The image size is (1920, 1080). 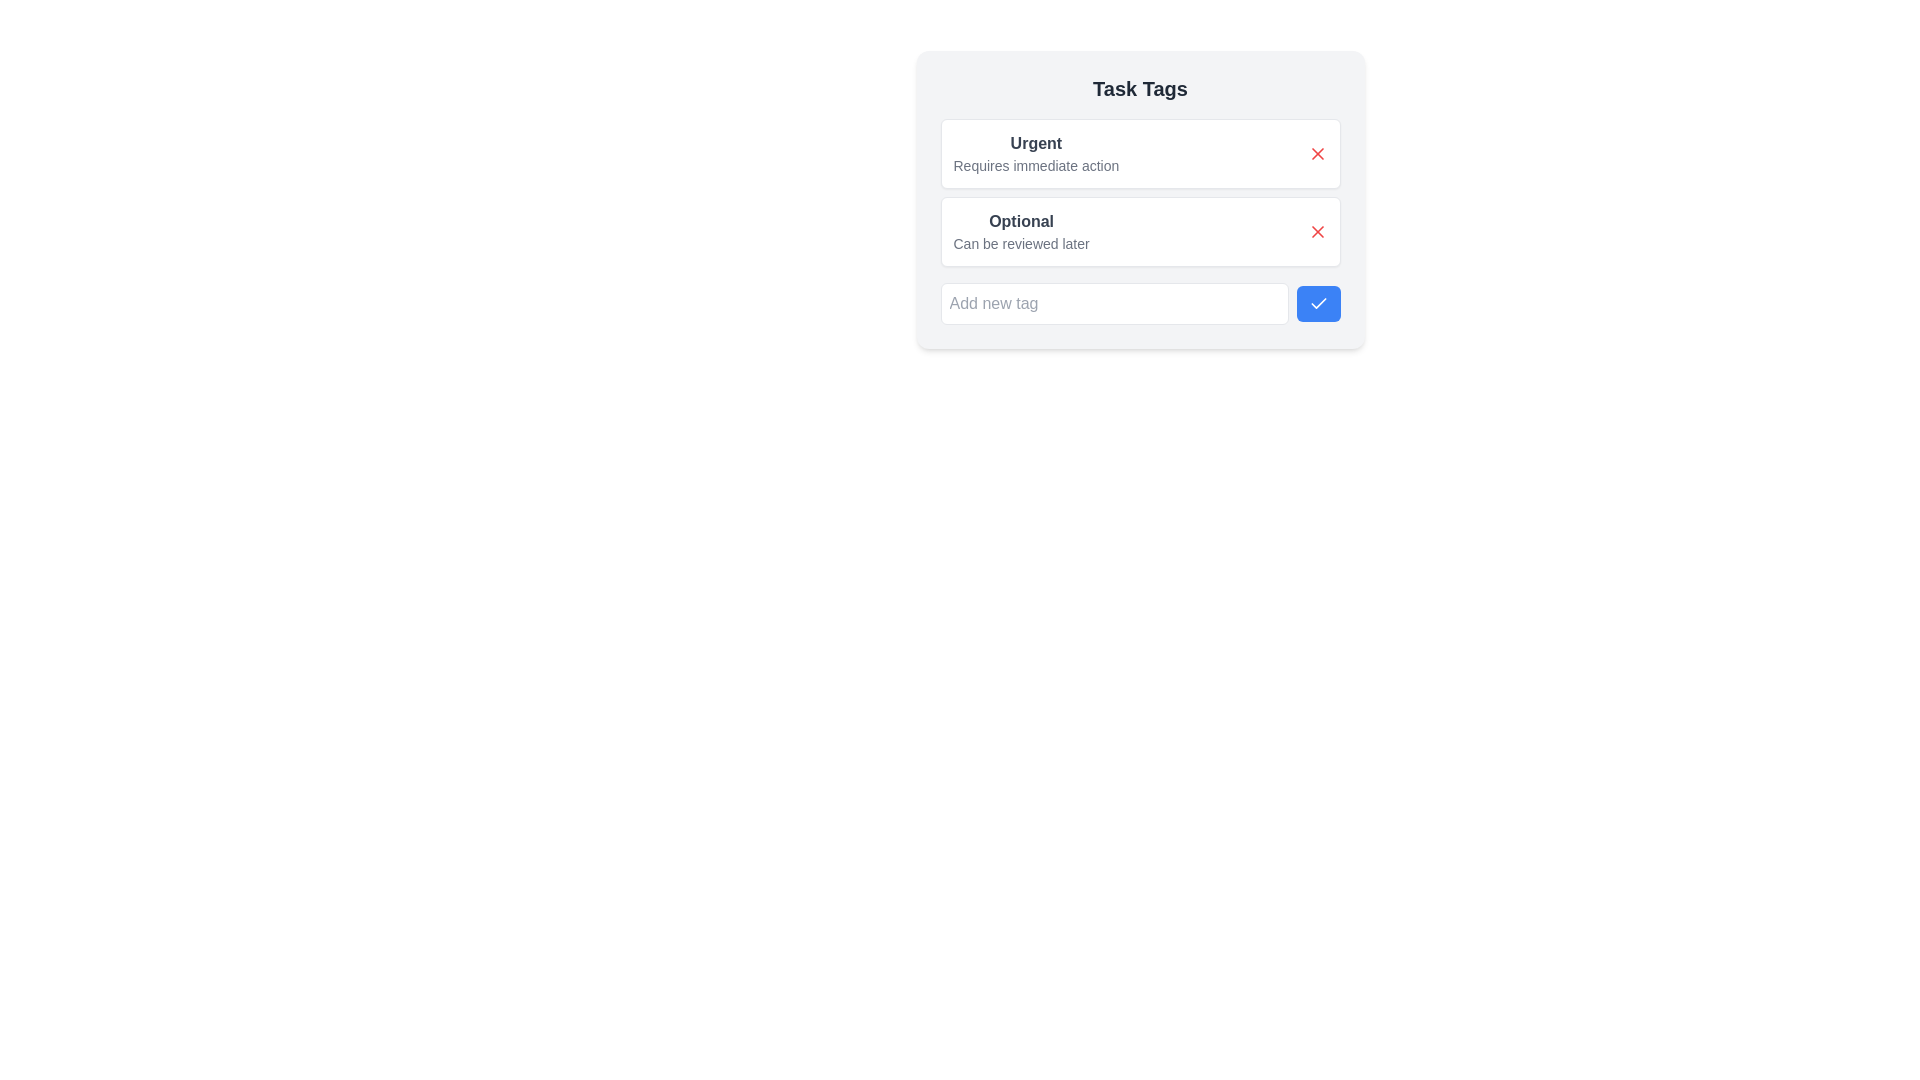 What do you see at coordinates (1036, 153) in the screenshot?
I see `the text block titled 'Urgent' with the description 'Requires immediate action', which is the first tag in a vertically stacked list of task tags` at bounding box center [1036, 153].